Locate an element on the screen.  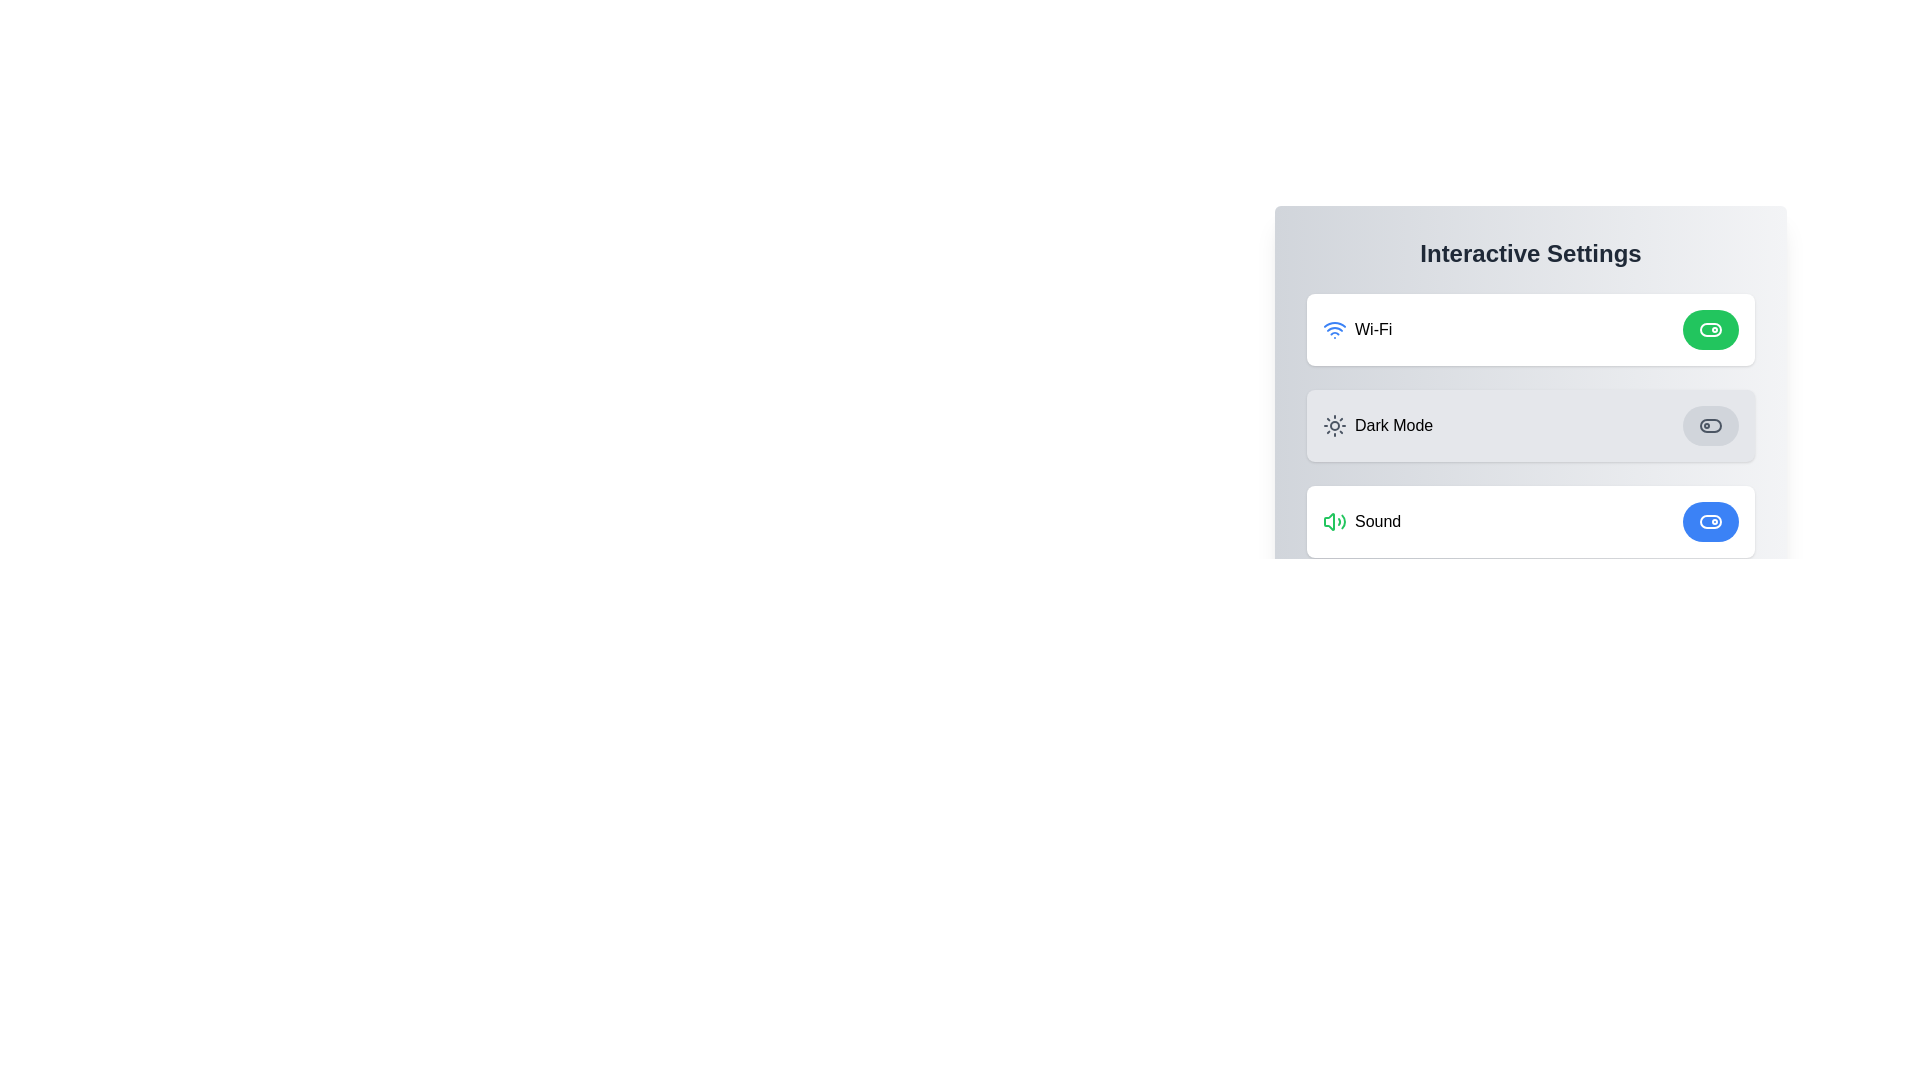
the sun icon located to the left of the 'Dark Mode' label in the 'Interactive Settings' panel, which is styled in a minimalistic gray color scheme is located at coordinates (1334, 424).